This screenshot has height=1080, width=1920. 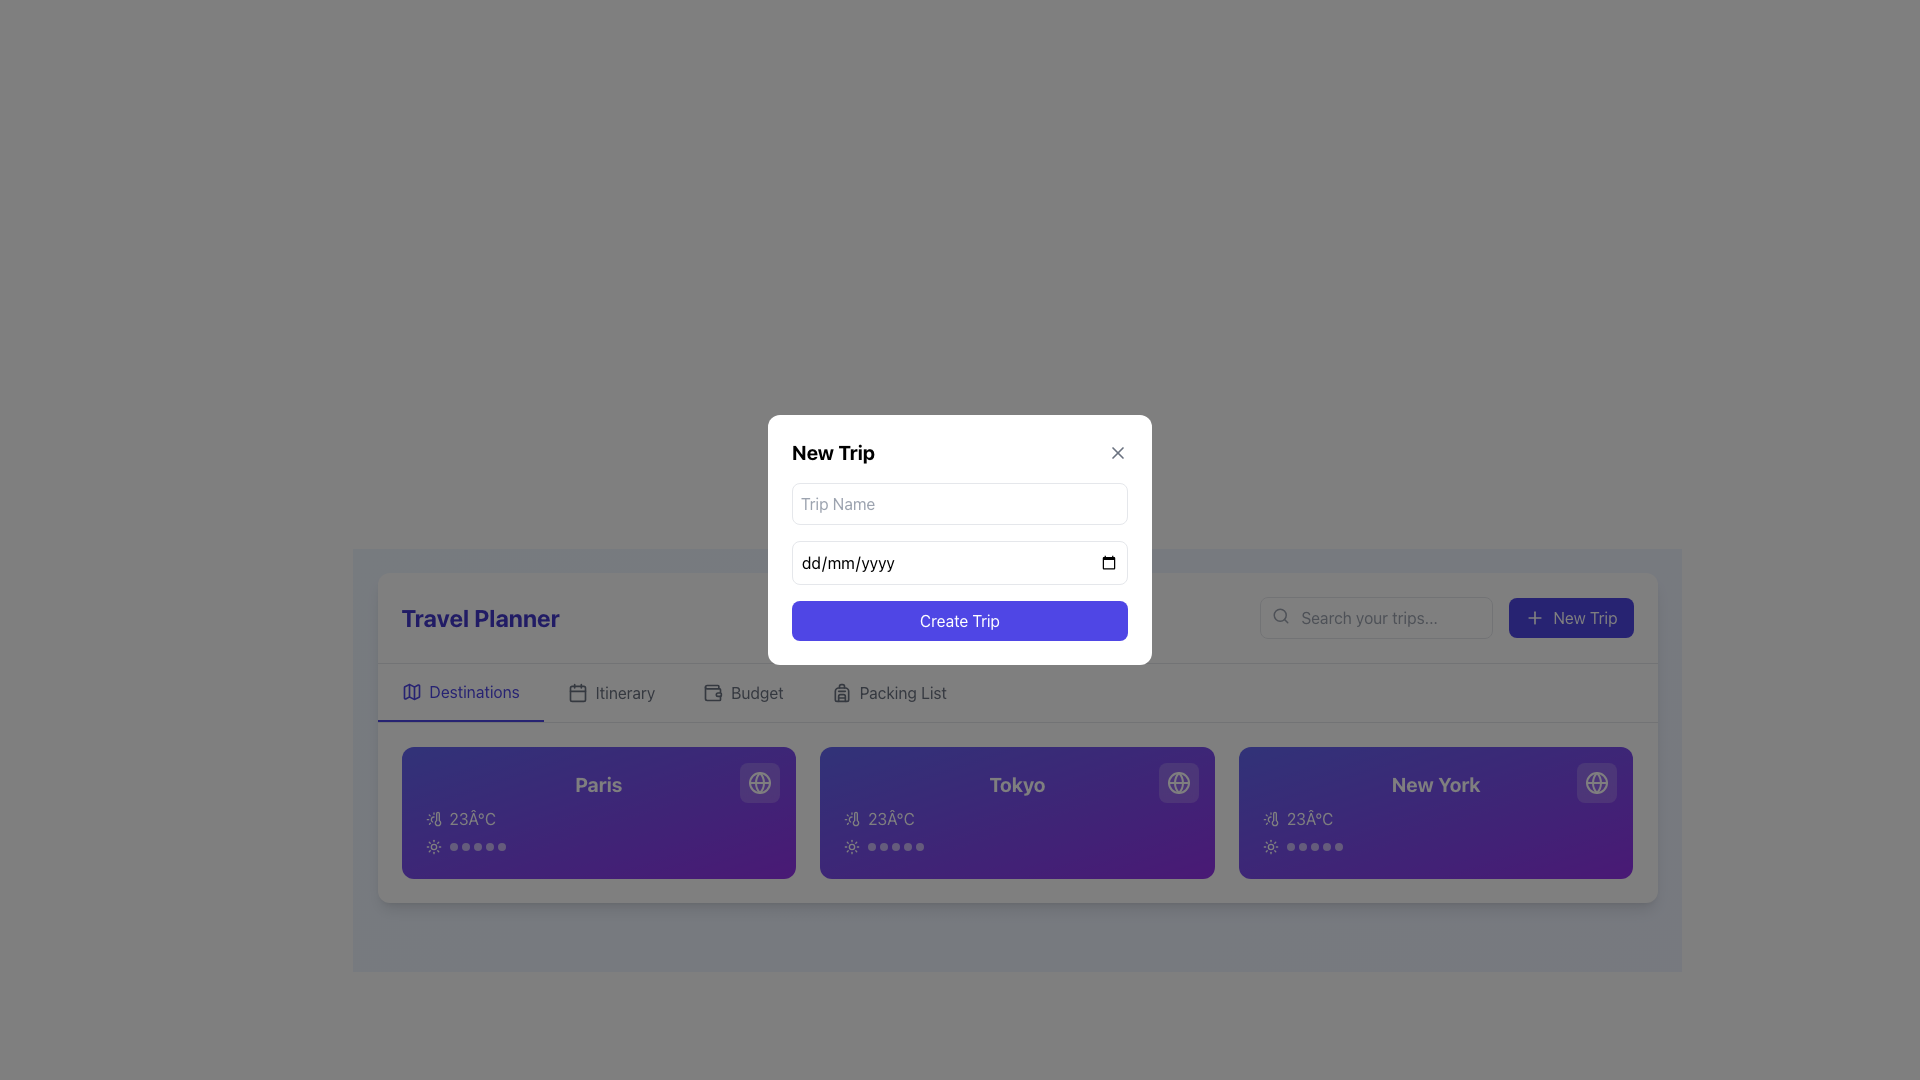 I want to click on the small wallet icon located in the top-right corner of the interface, so click(x=713, y=689).